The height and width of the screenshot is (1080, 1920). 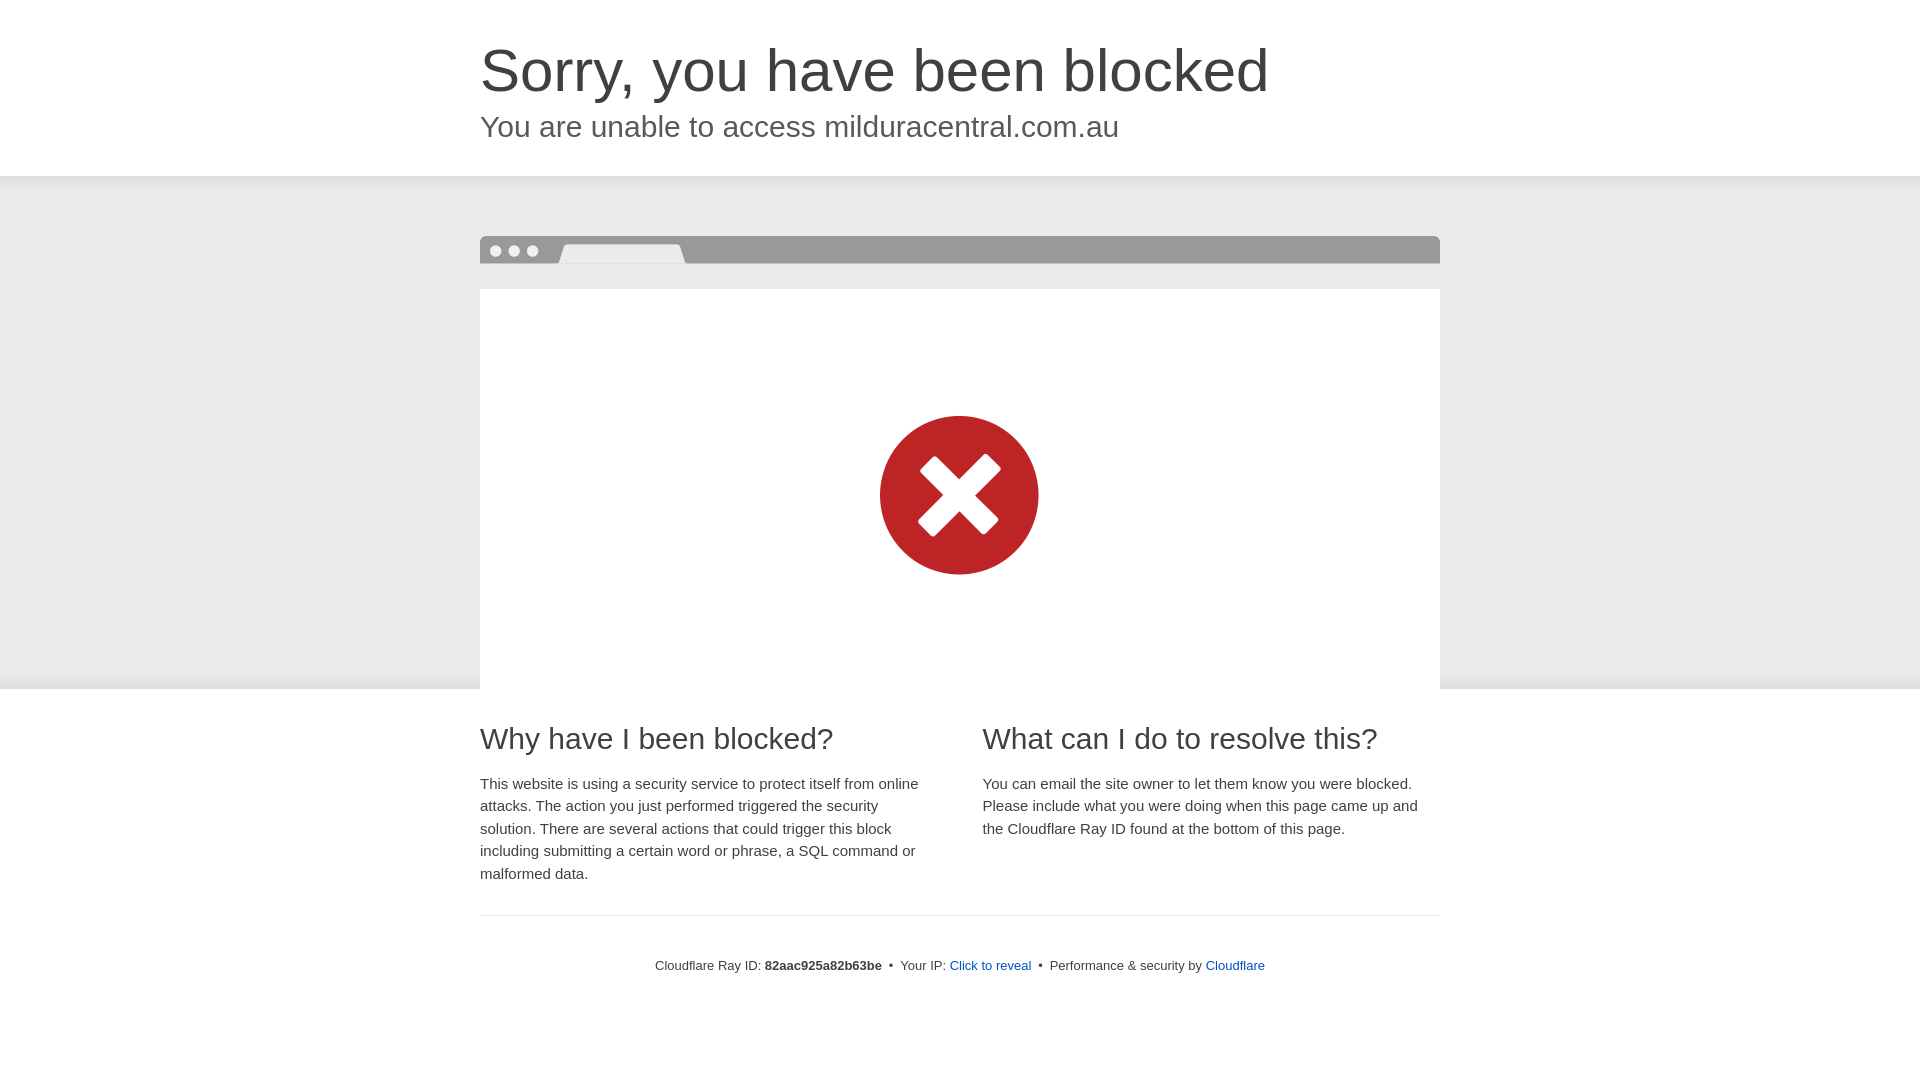 I want to click on 'Cloudflare', so click(x=1234, y=964).